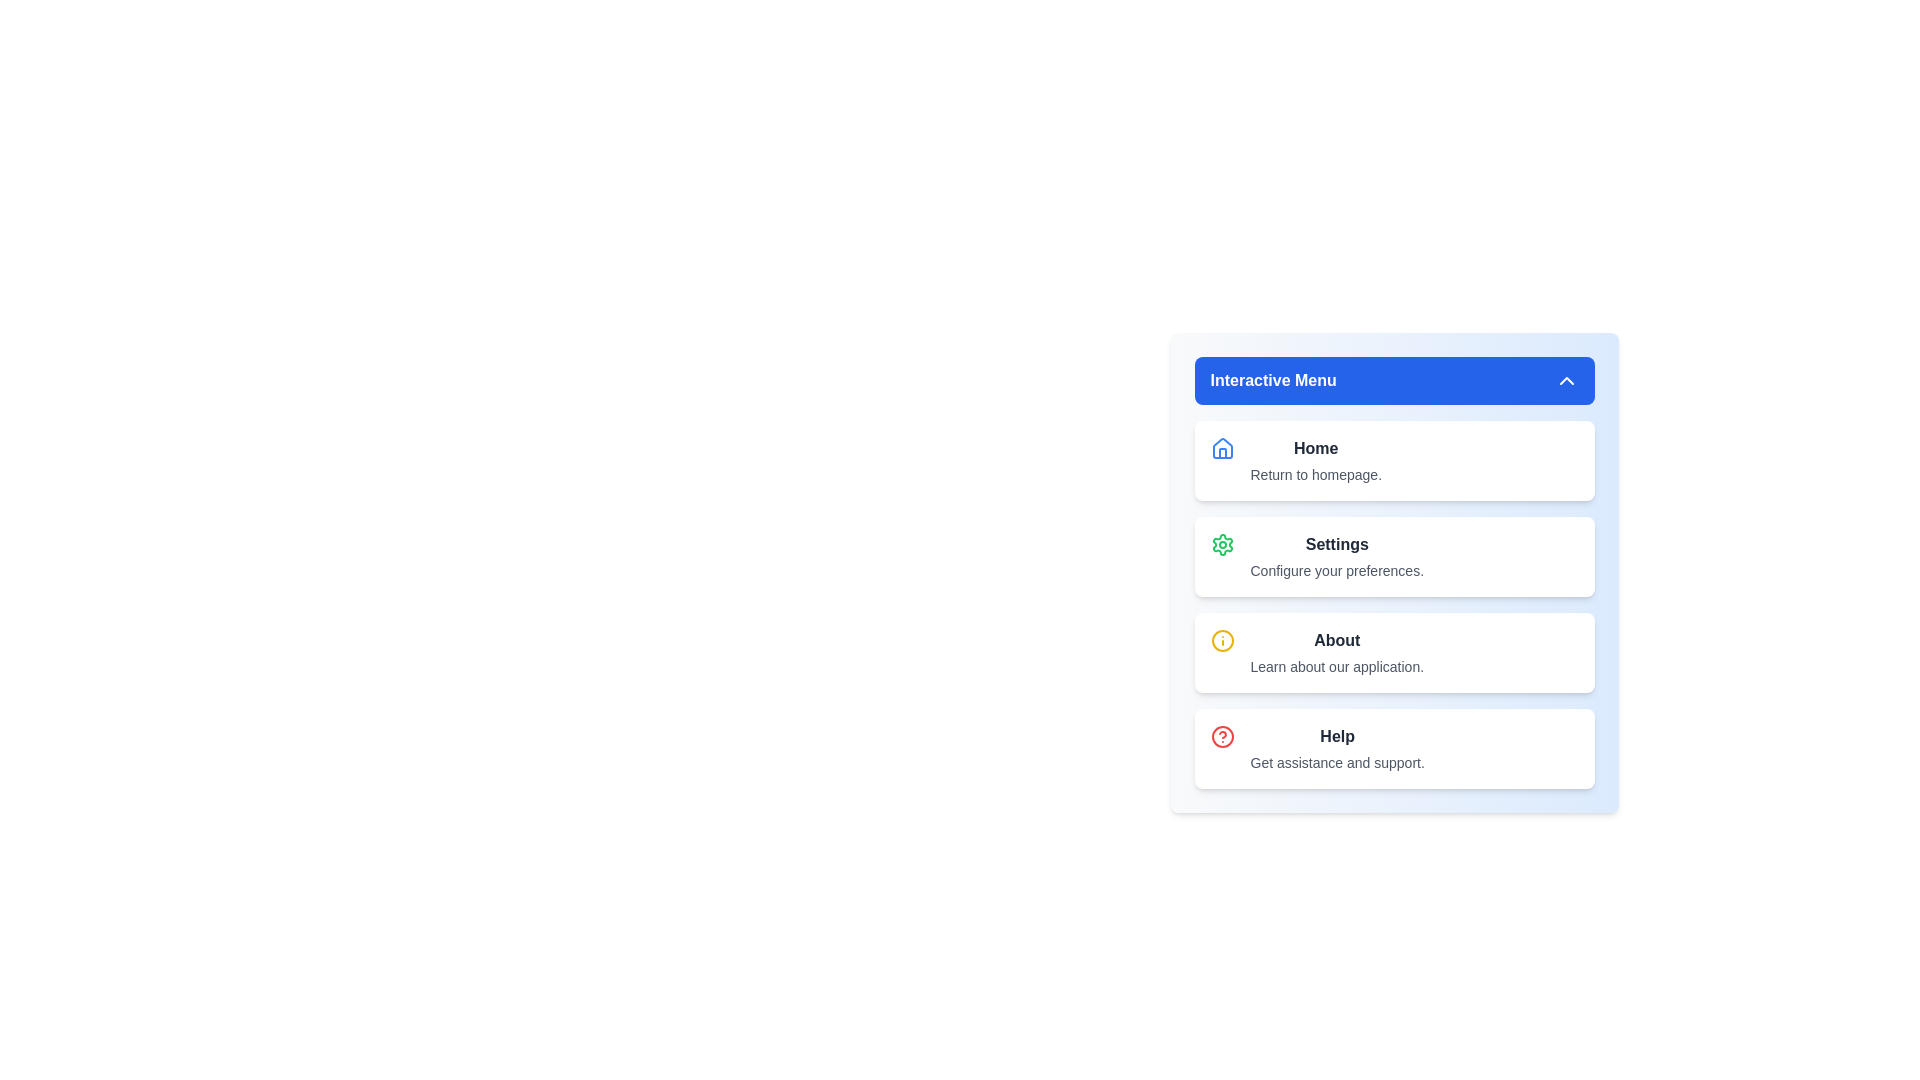  What do you see at coordinates (1221, 447) in the screenshot?
I see `the 'Home' icon in the interactive menu` at bounding box center [1221, 447].